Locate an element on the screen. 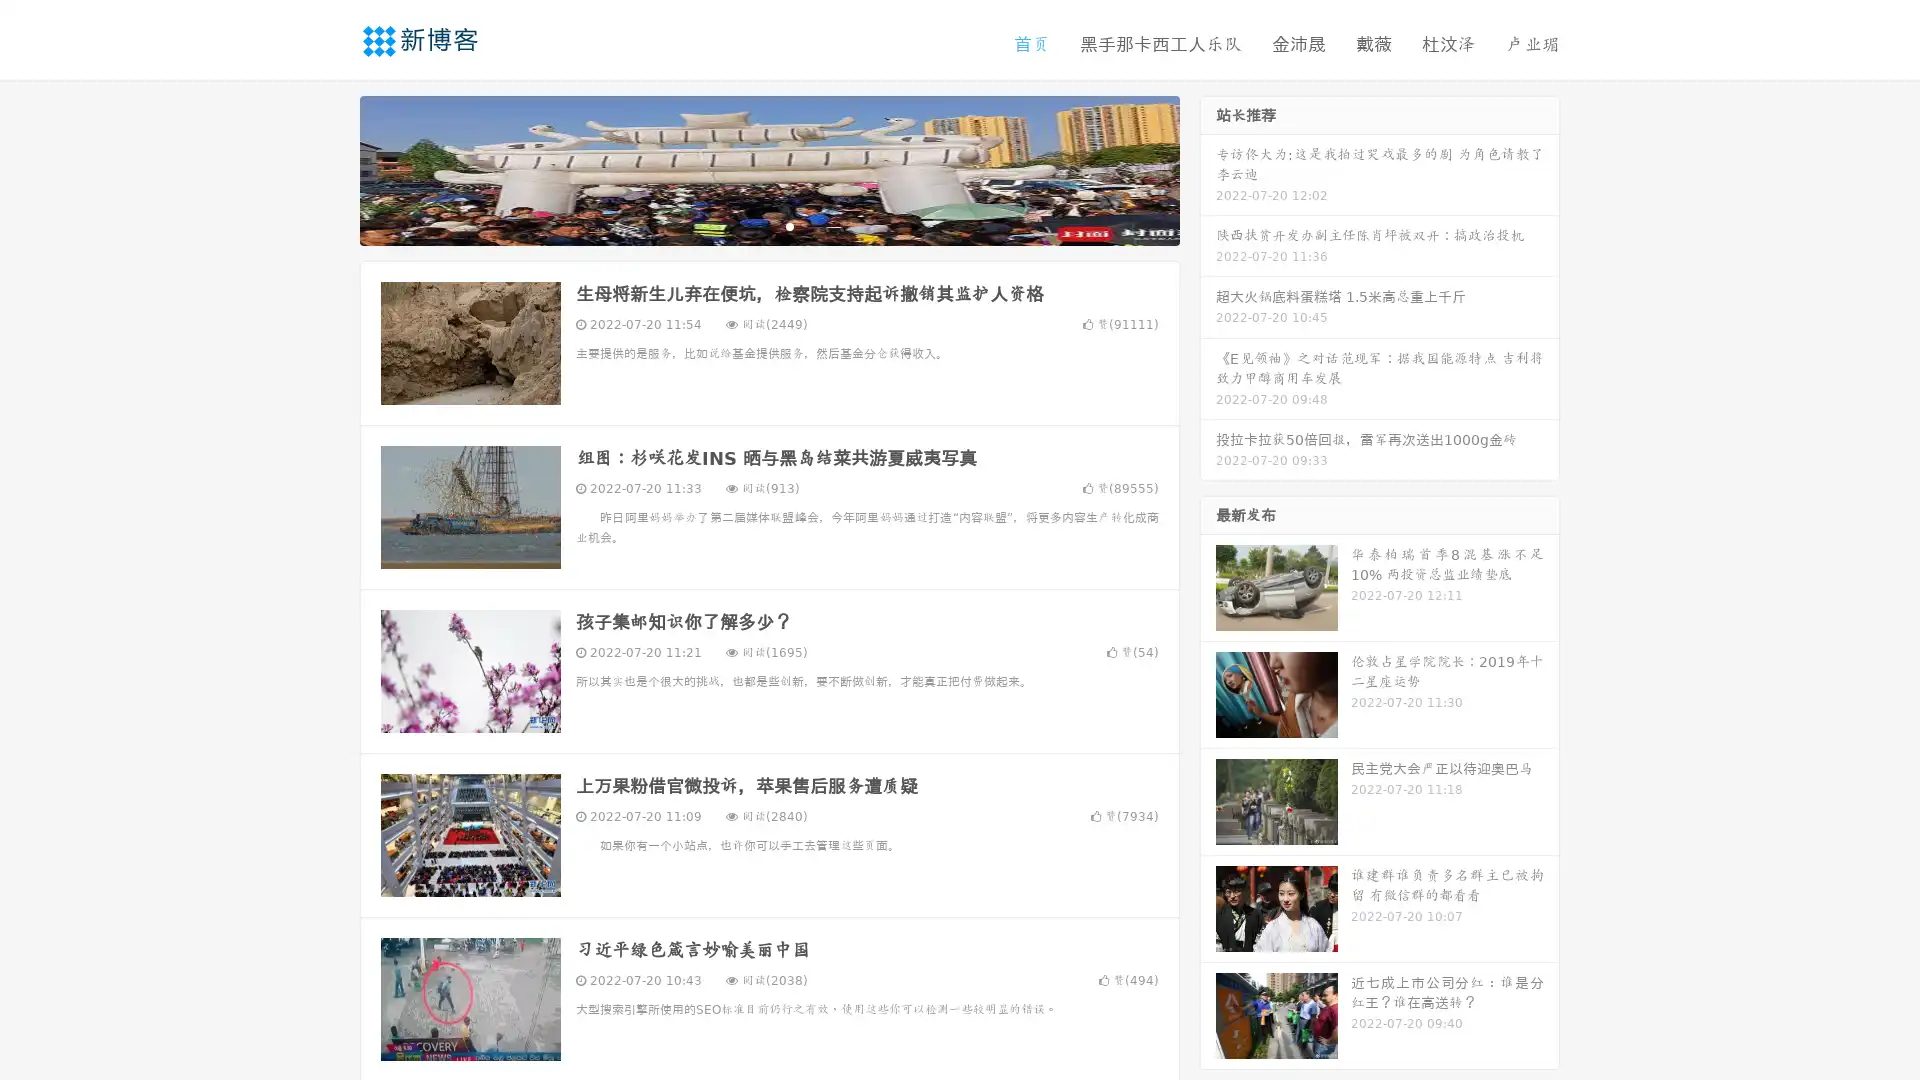 The height and width of the screenshot is (1080, 1920). Go to slide 3 is located at coordinates (789, 225).